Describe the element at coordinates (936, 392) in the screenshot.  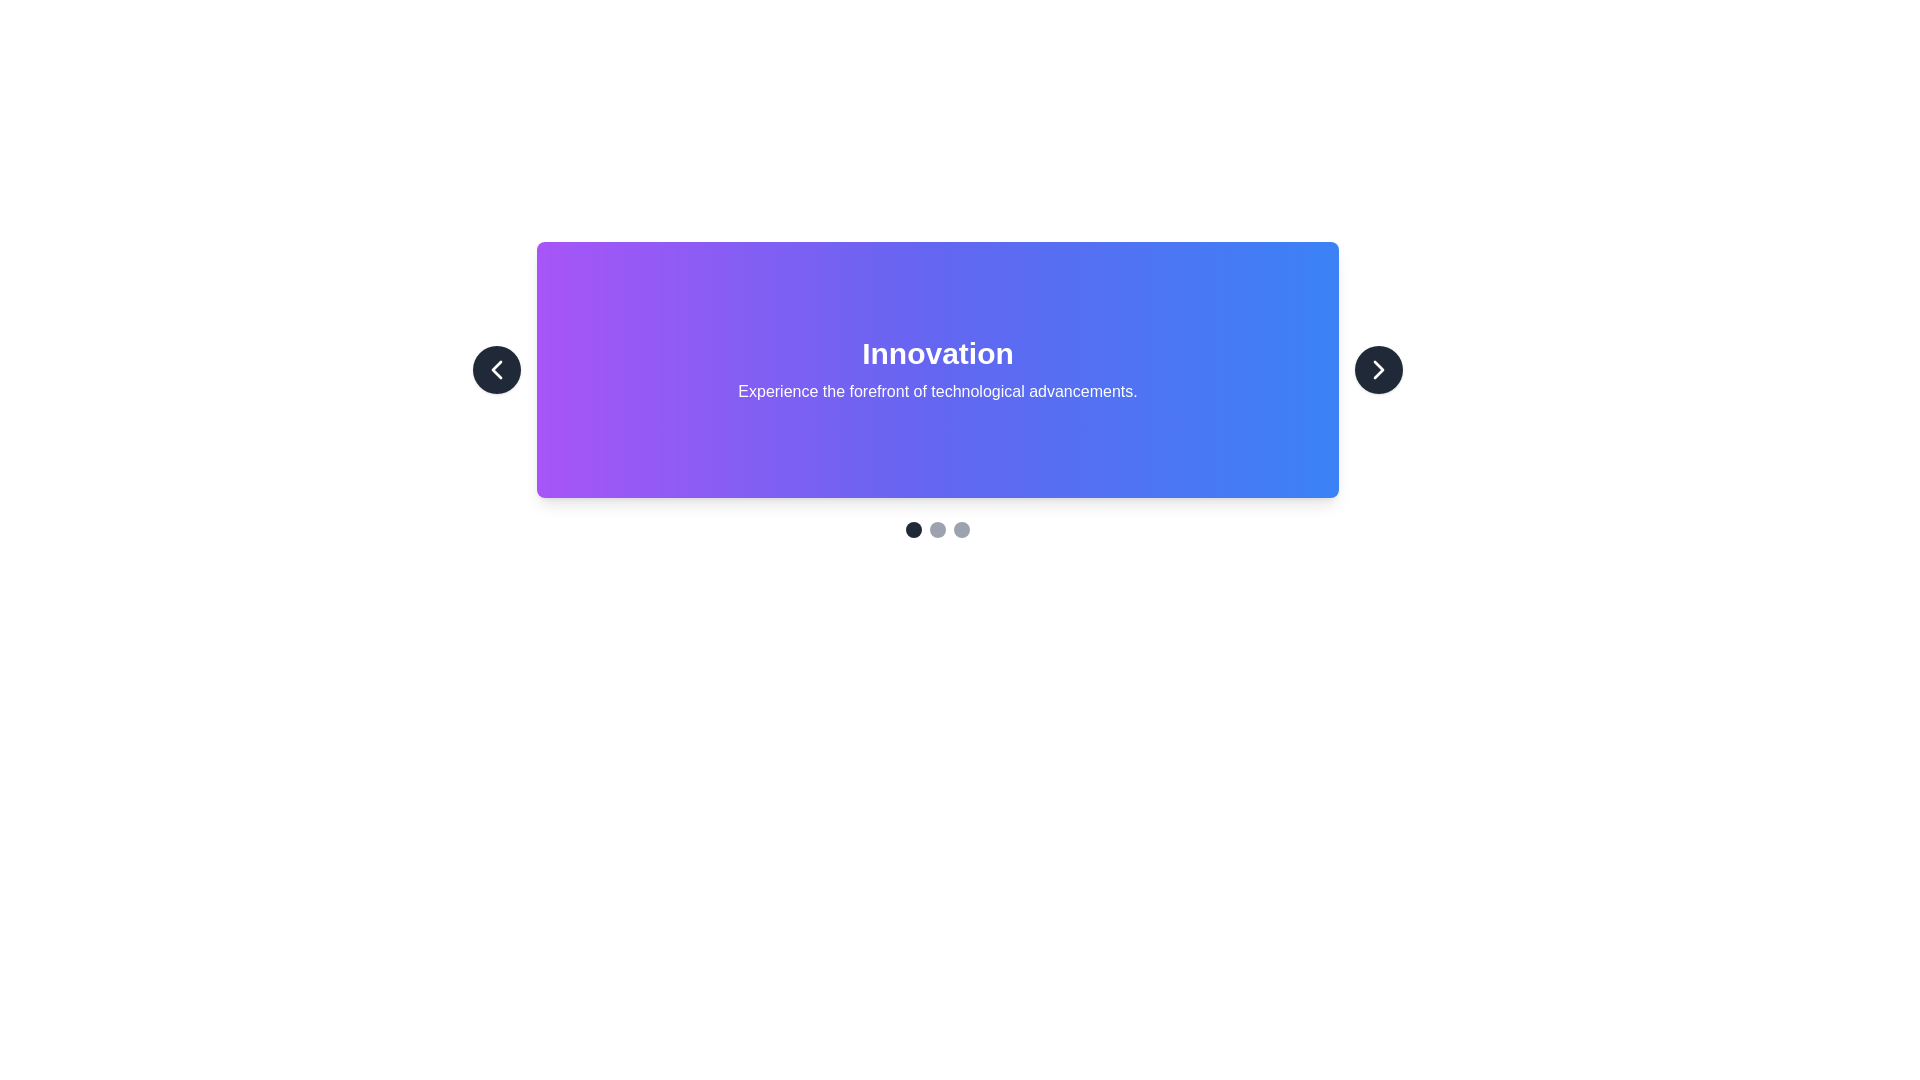
I see `informative subtitle text located underneath the bold title 'Innovation' within the purple-to-blue gradient section` at that location.